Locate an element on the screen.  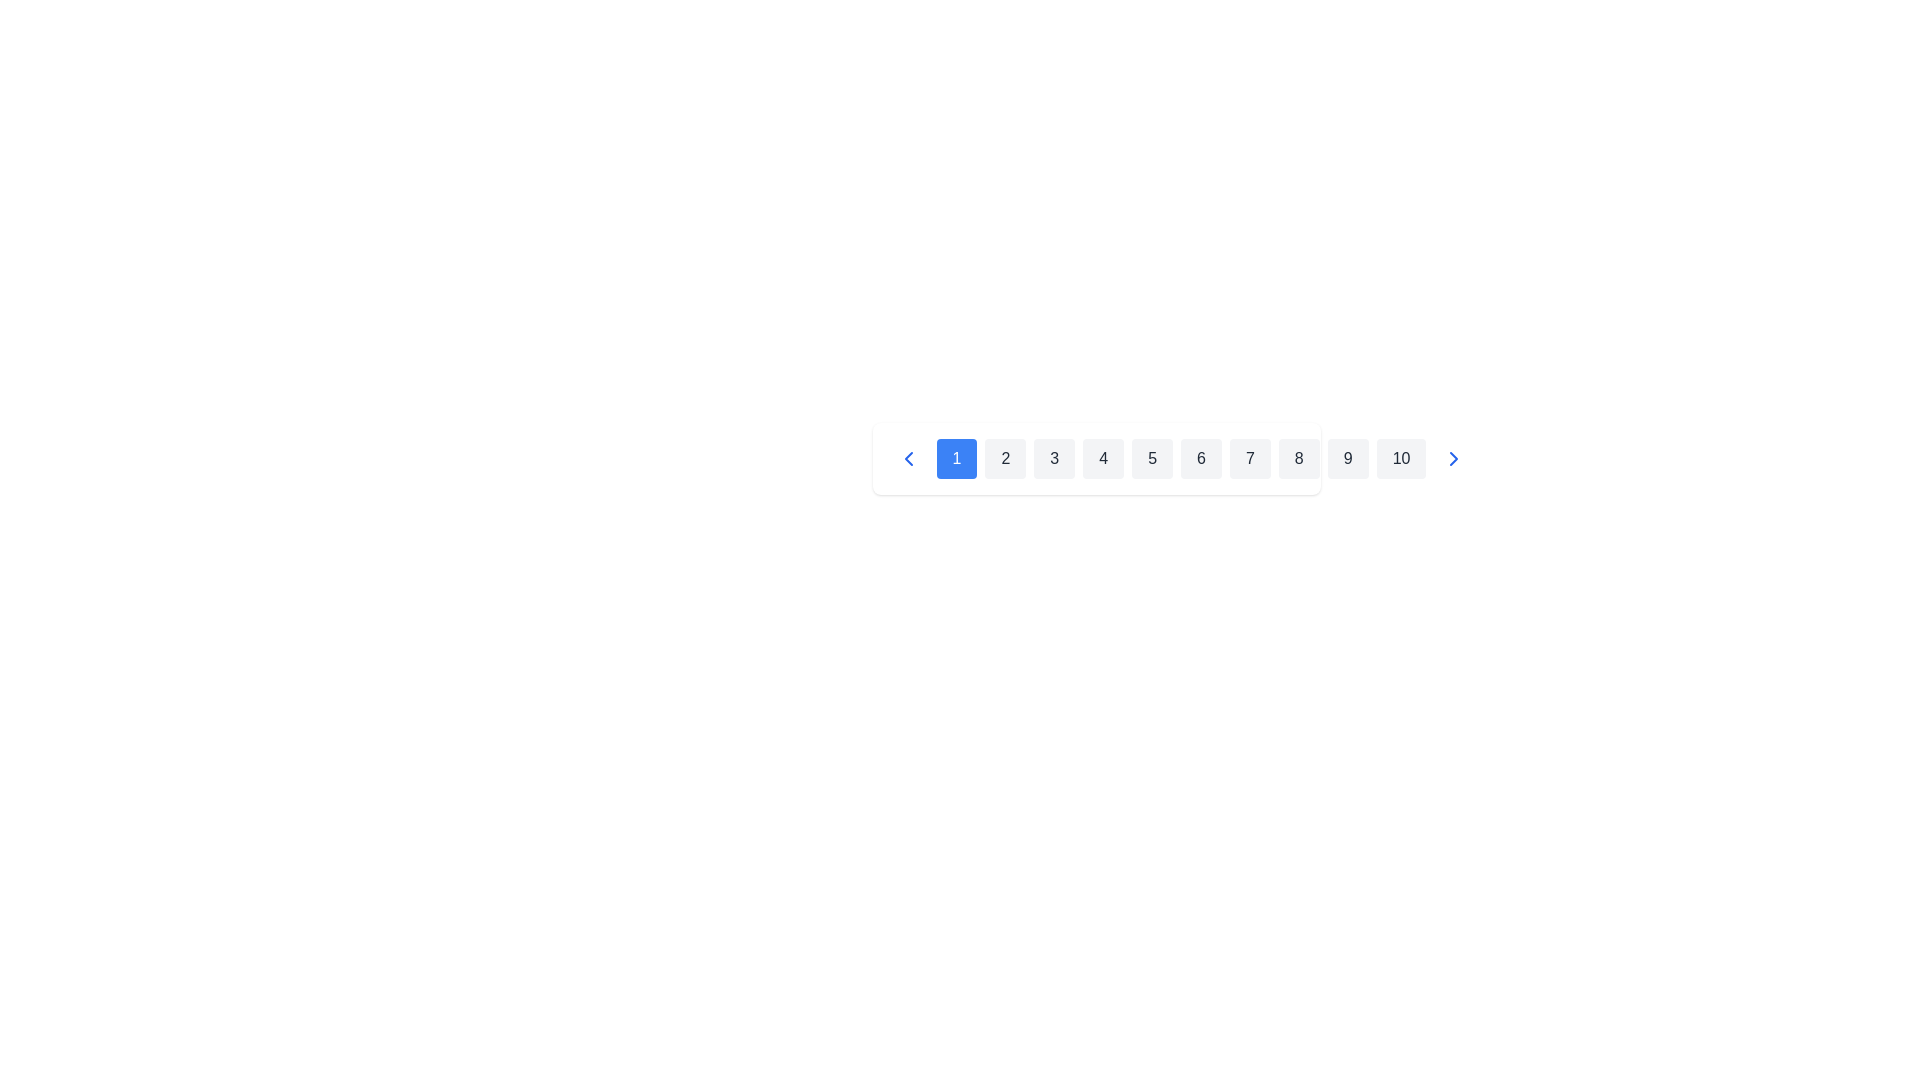
the small rectangular button labeled with the number '3' is located at coordinates (1053, 459).